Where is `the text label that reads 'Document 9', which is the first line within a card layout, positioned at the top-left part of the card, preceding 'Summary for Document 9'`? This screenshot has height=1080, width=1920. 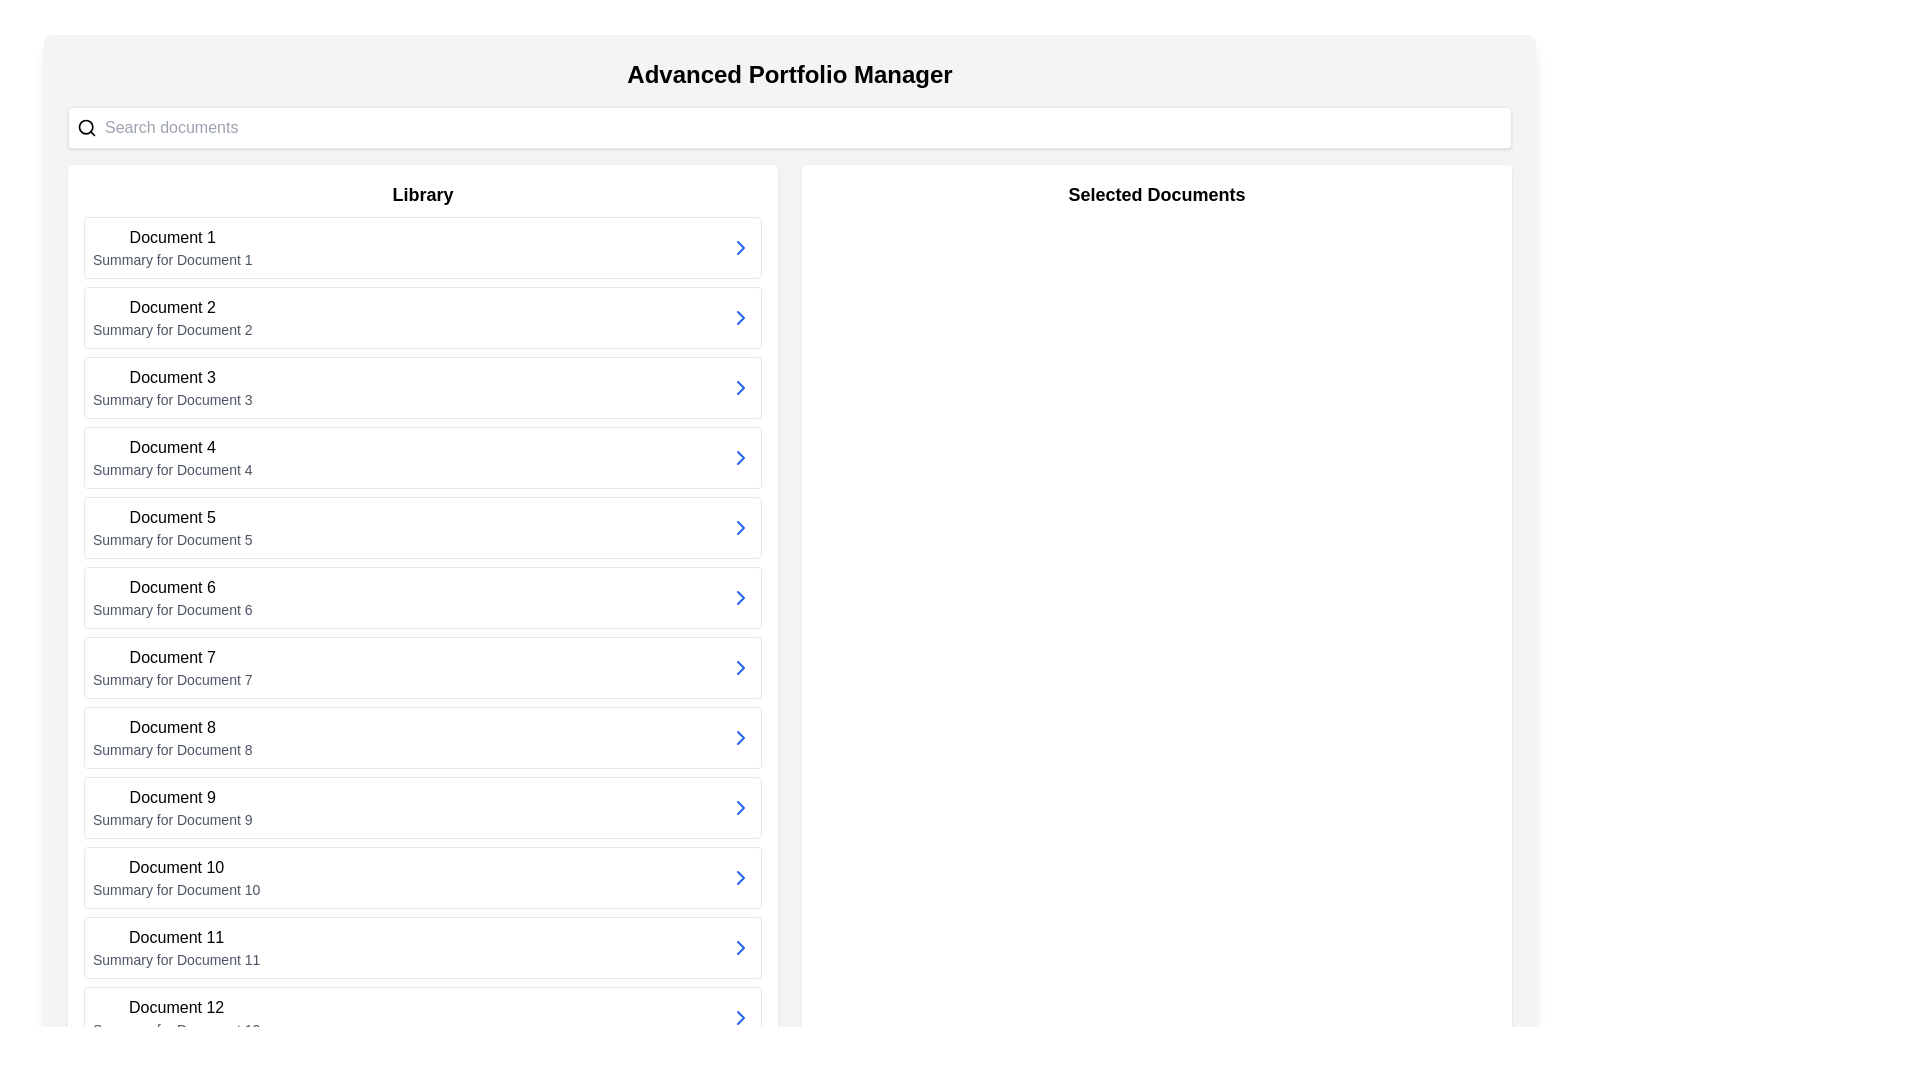 the text label that reads 'Document 9', which is the first line within a card layout, positioned at the top-left part of the card, preceding 'Summary for Document 9' is located at coordinates (172, 797).